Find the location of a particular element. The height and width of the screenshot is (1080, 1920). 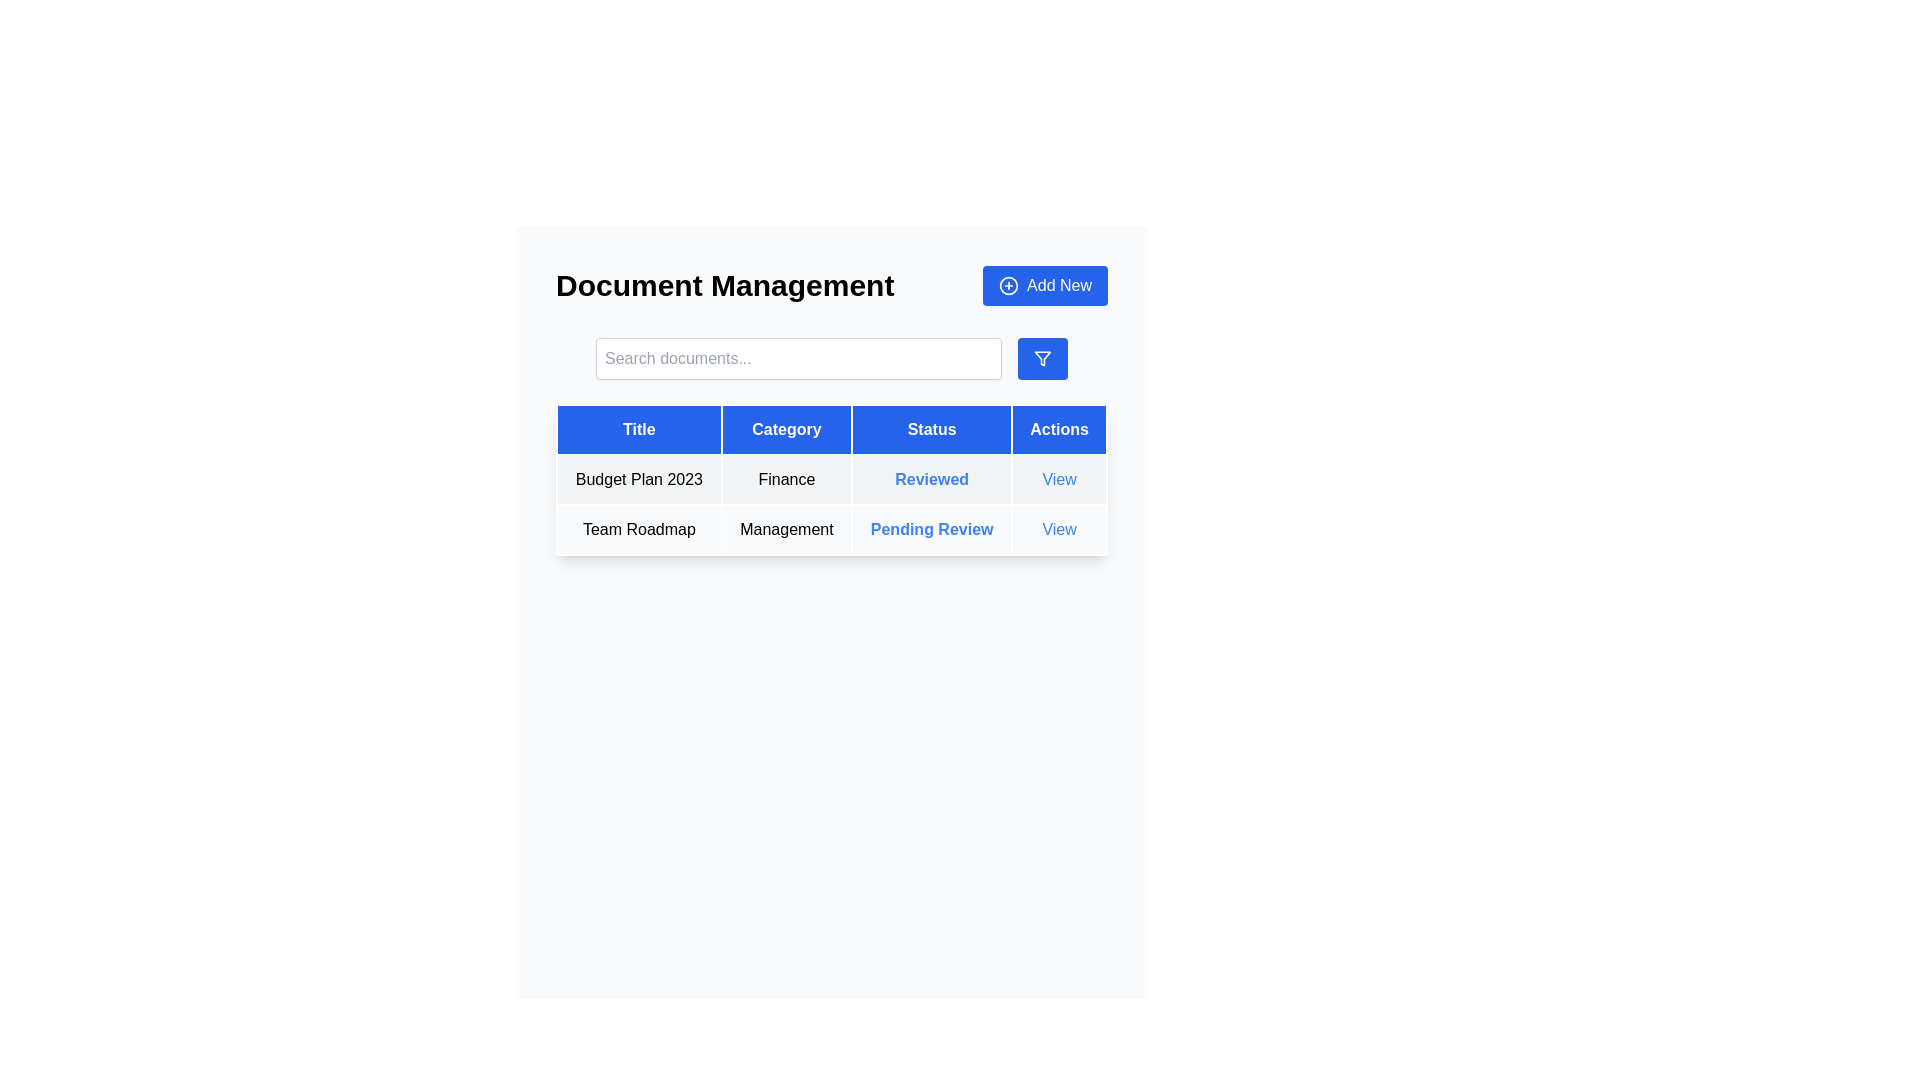

text displayed in the header cell labeled 'Title', which is a blue rectangular box with white centered text is located at coordinates (638, 428).